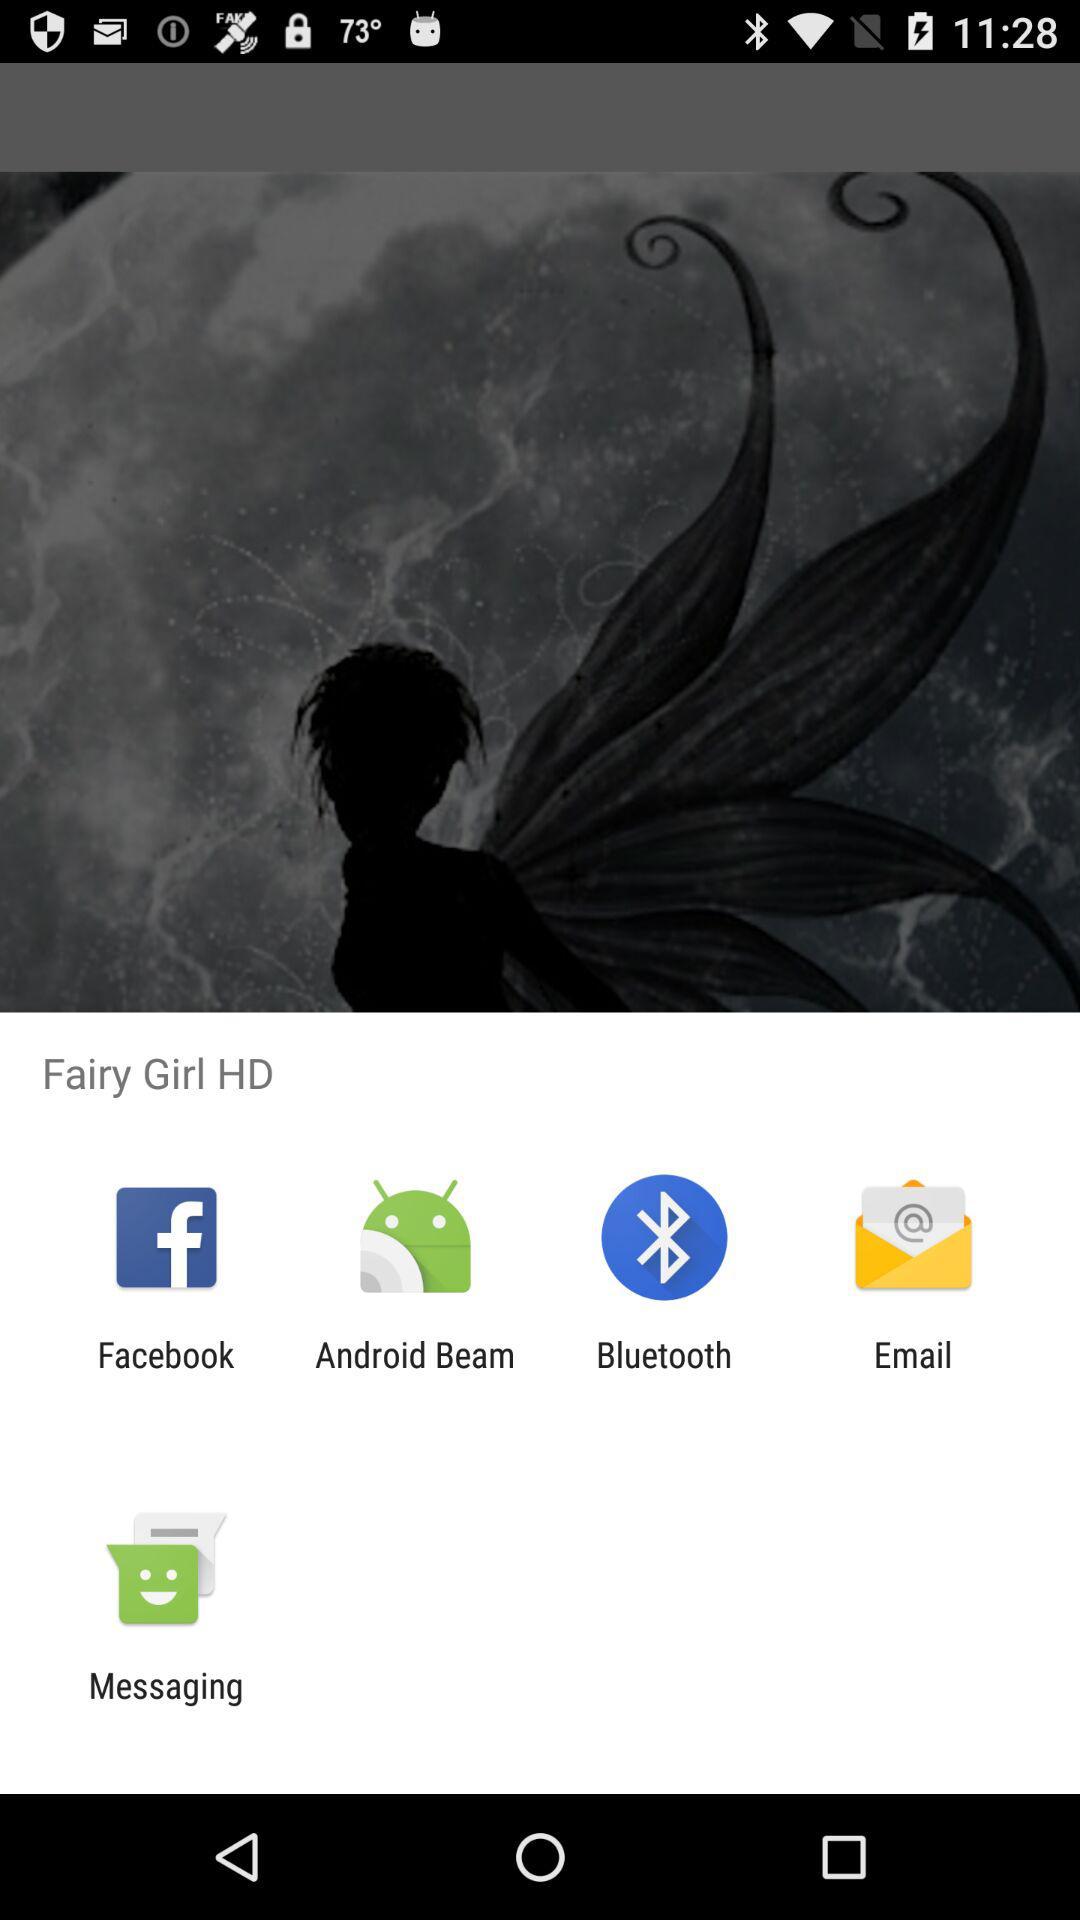 This screenshot has width=1080, height=1920. I want to click on android beam icon, so click(414, 1374).